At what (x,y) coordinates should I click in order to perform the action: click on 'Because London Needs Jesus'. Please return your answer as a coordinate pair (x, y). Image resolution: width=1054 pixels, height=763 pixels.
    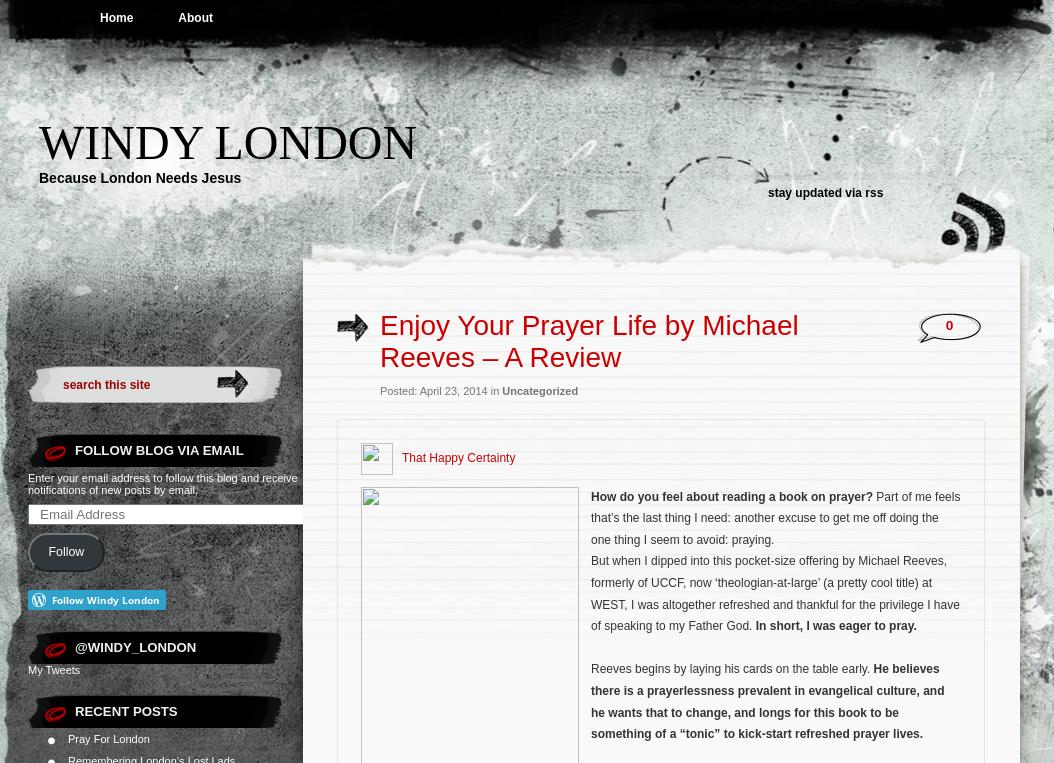
    Looking at the image, I should click on (139, 178).